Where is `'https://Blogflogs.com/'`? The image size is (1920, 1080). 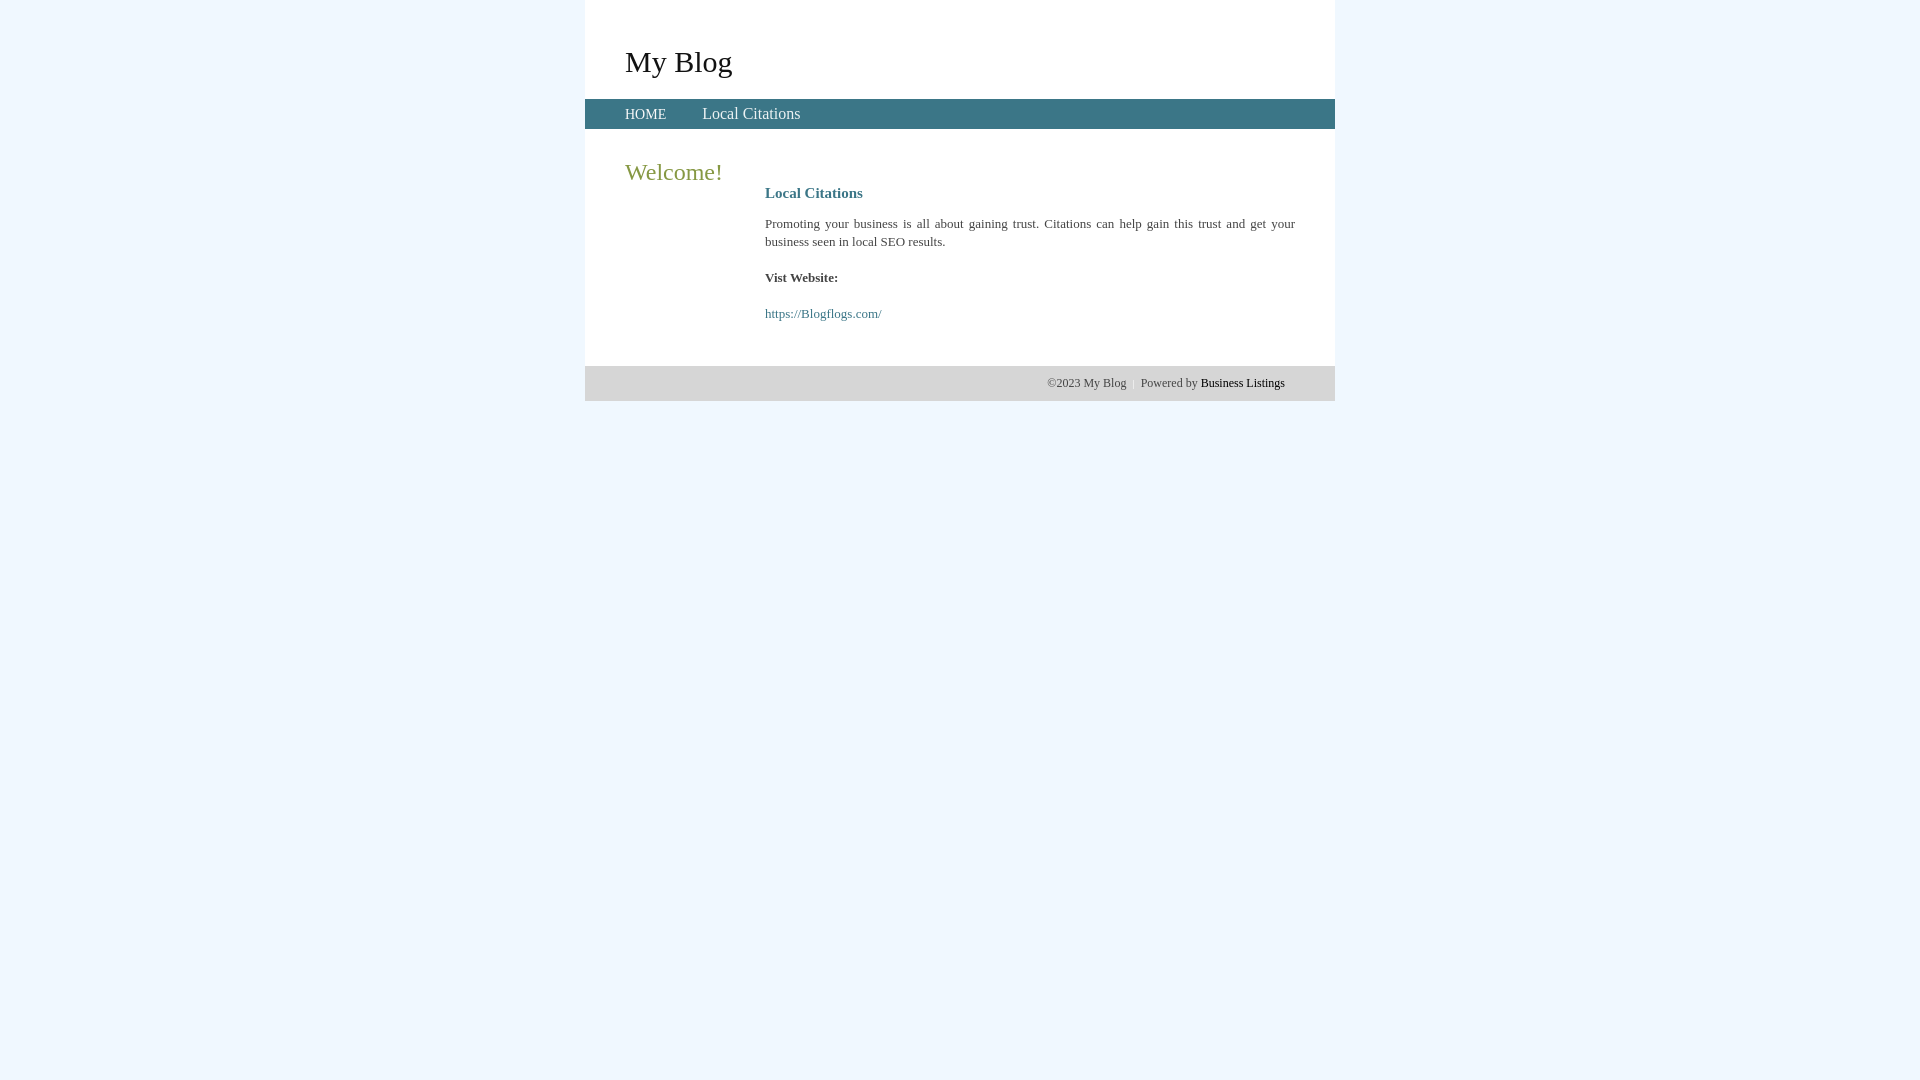
'https://Blogflogs.com/' is located at coordinates (763, 313).